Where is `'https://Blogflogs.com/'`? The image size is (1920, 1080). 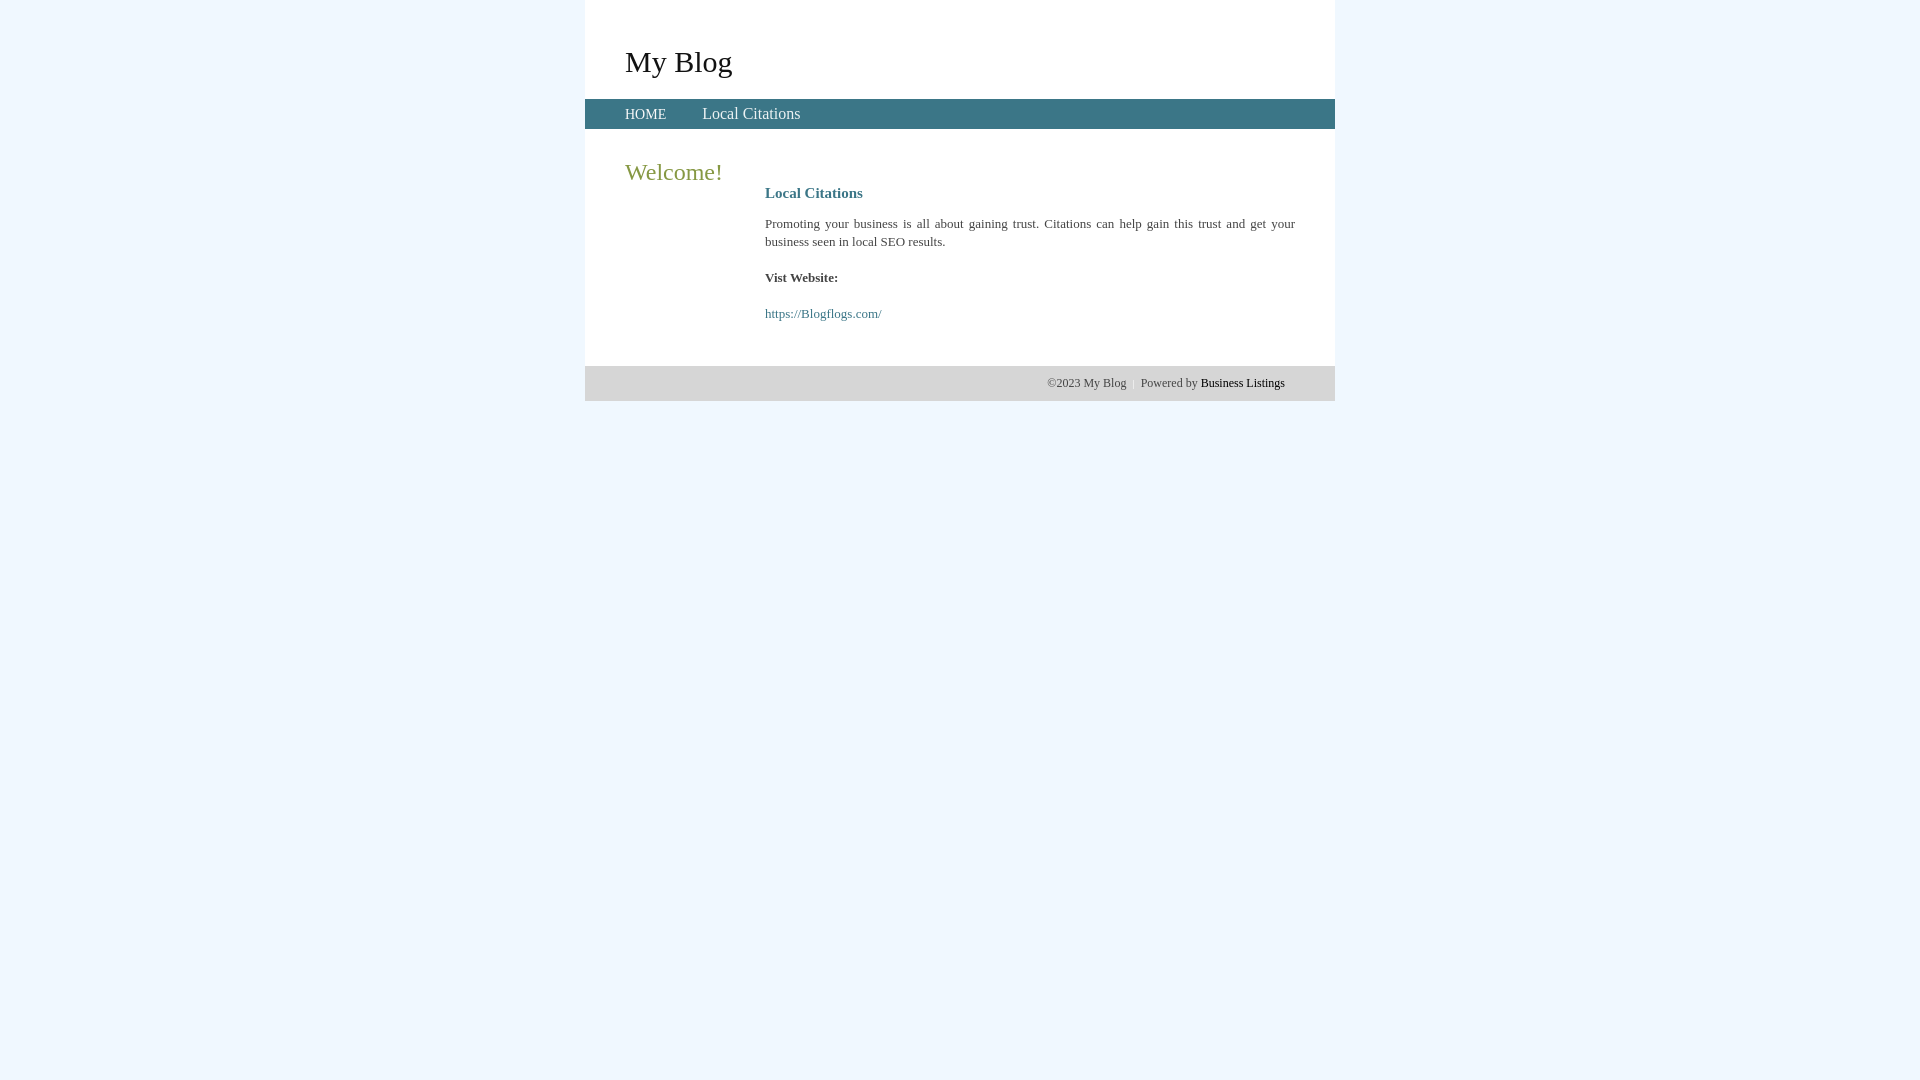
'https://Blogflogs.com/' is located at coordinates (763, 313).